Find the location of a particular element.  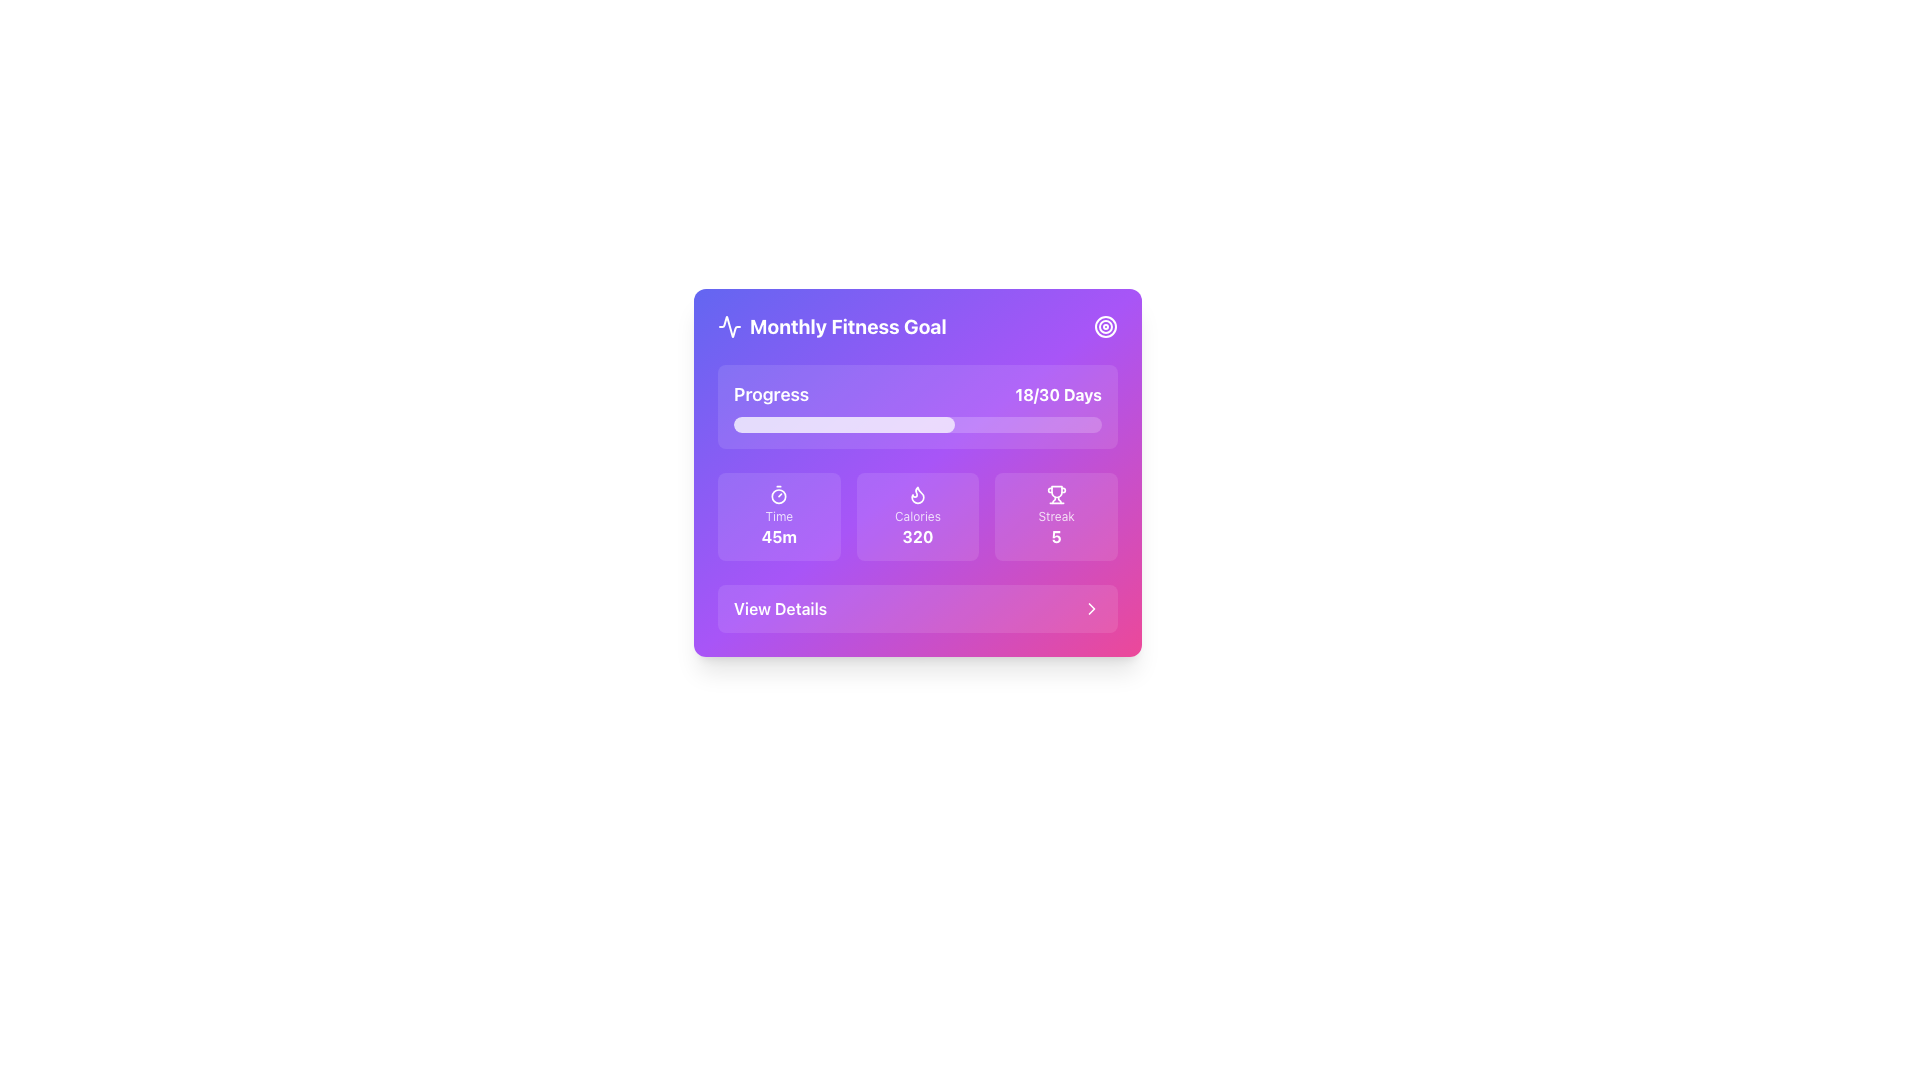

the SVG flame-like icon in the 'Monthly Fitness Goal' section, which is located above the 'Calories' label and between the 'Time' and 'Streak' icons is located at coordinates (916, 495).